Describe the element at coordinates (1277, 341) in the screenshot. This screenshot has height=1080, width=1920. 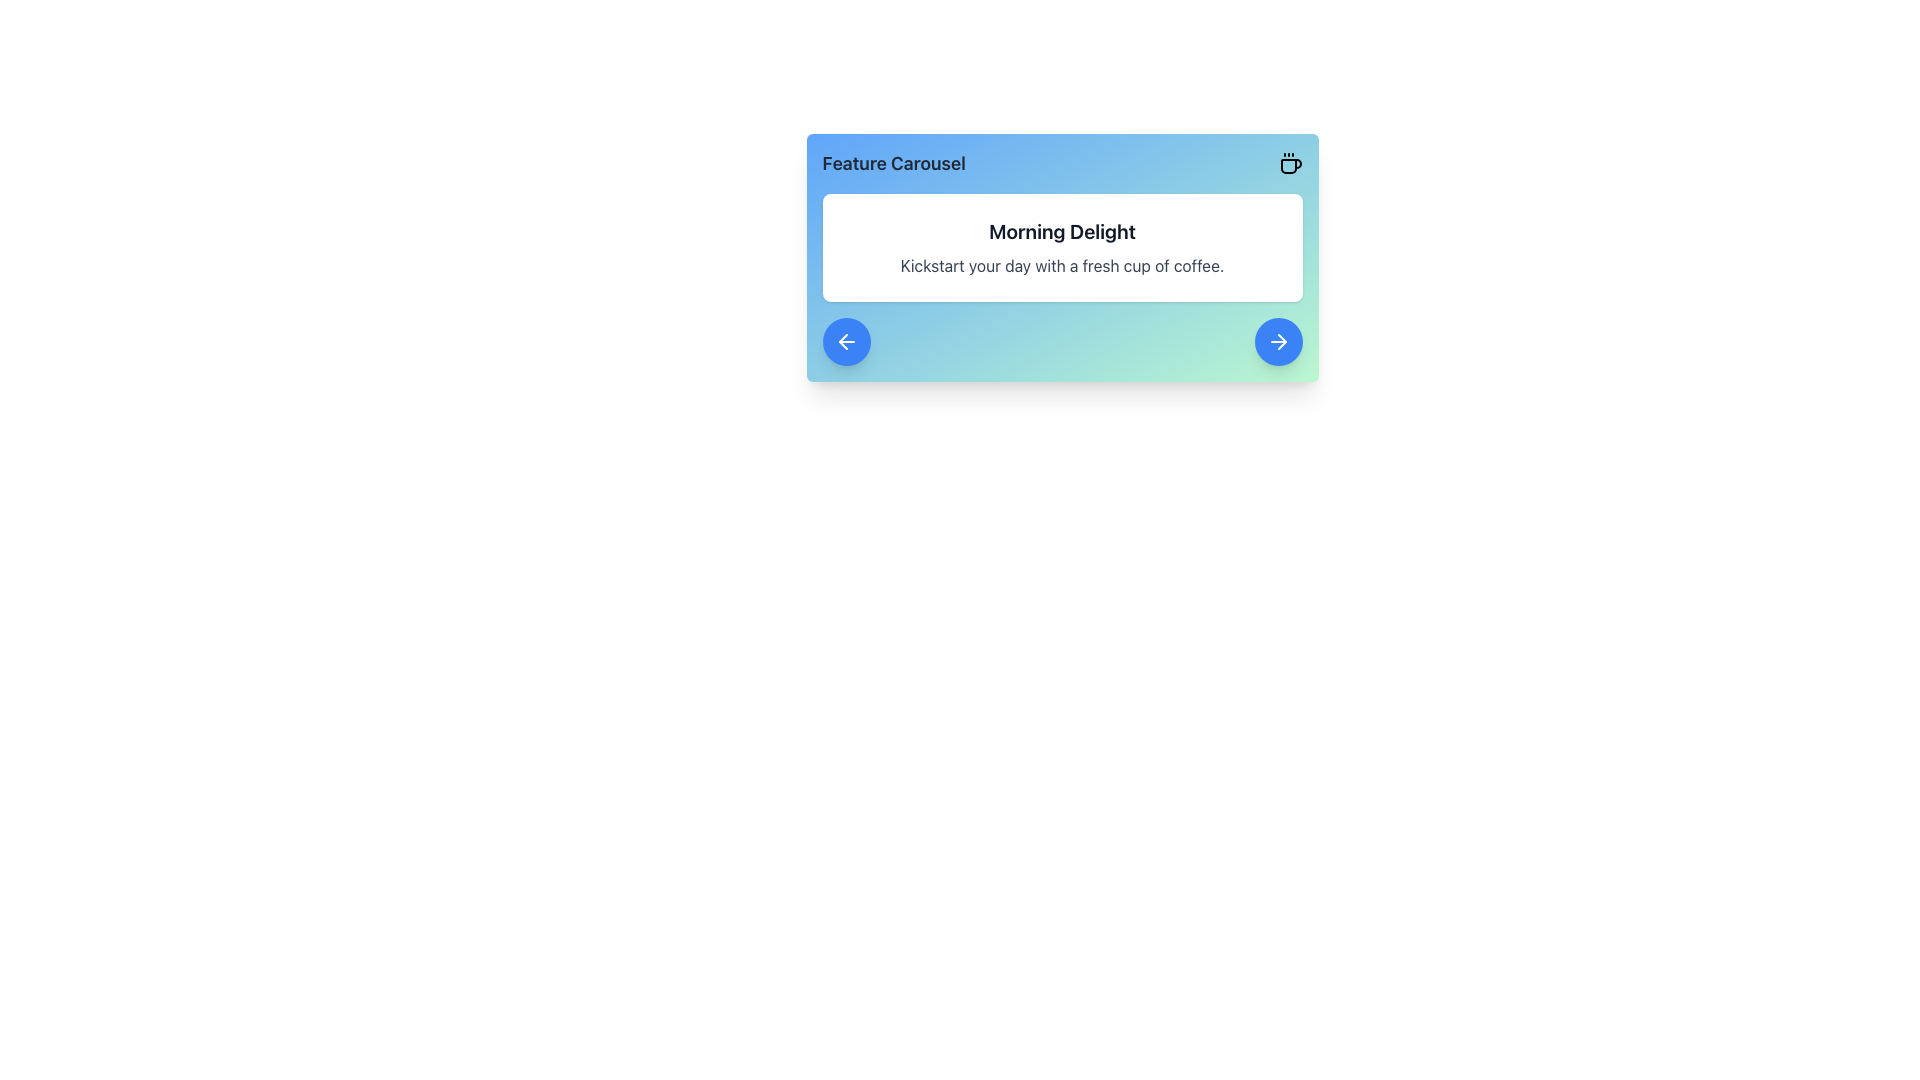
I see `the arrow icon within the blue button located at the bottom-right corner of the card component` at that location.